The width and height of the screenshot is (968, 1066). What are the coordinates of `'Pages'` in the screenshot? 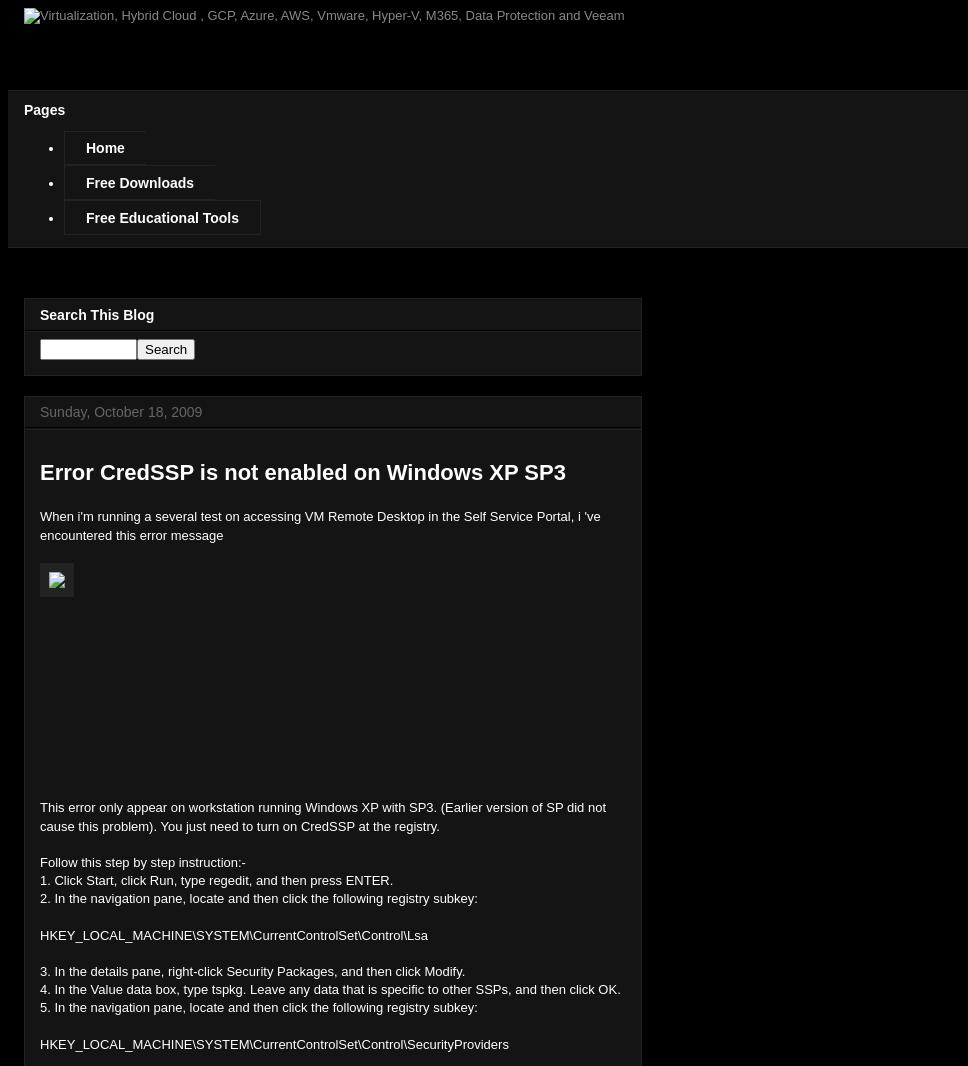 It's located at (43, 108).